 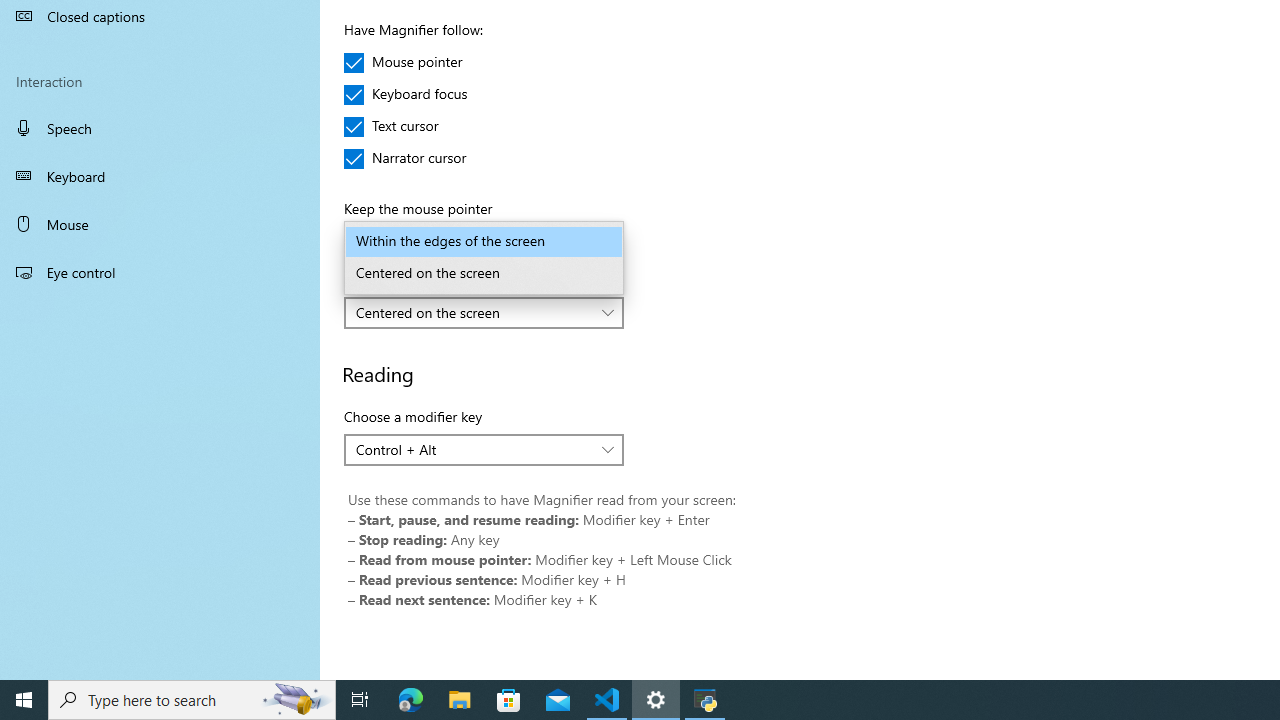 I want to click on 'Text cursor', so click(x=402, y=127).